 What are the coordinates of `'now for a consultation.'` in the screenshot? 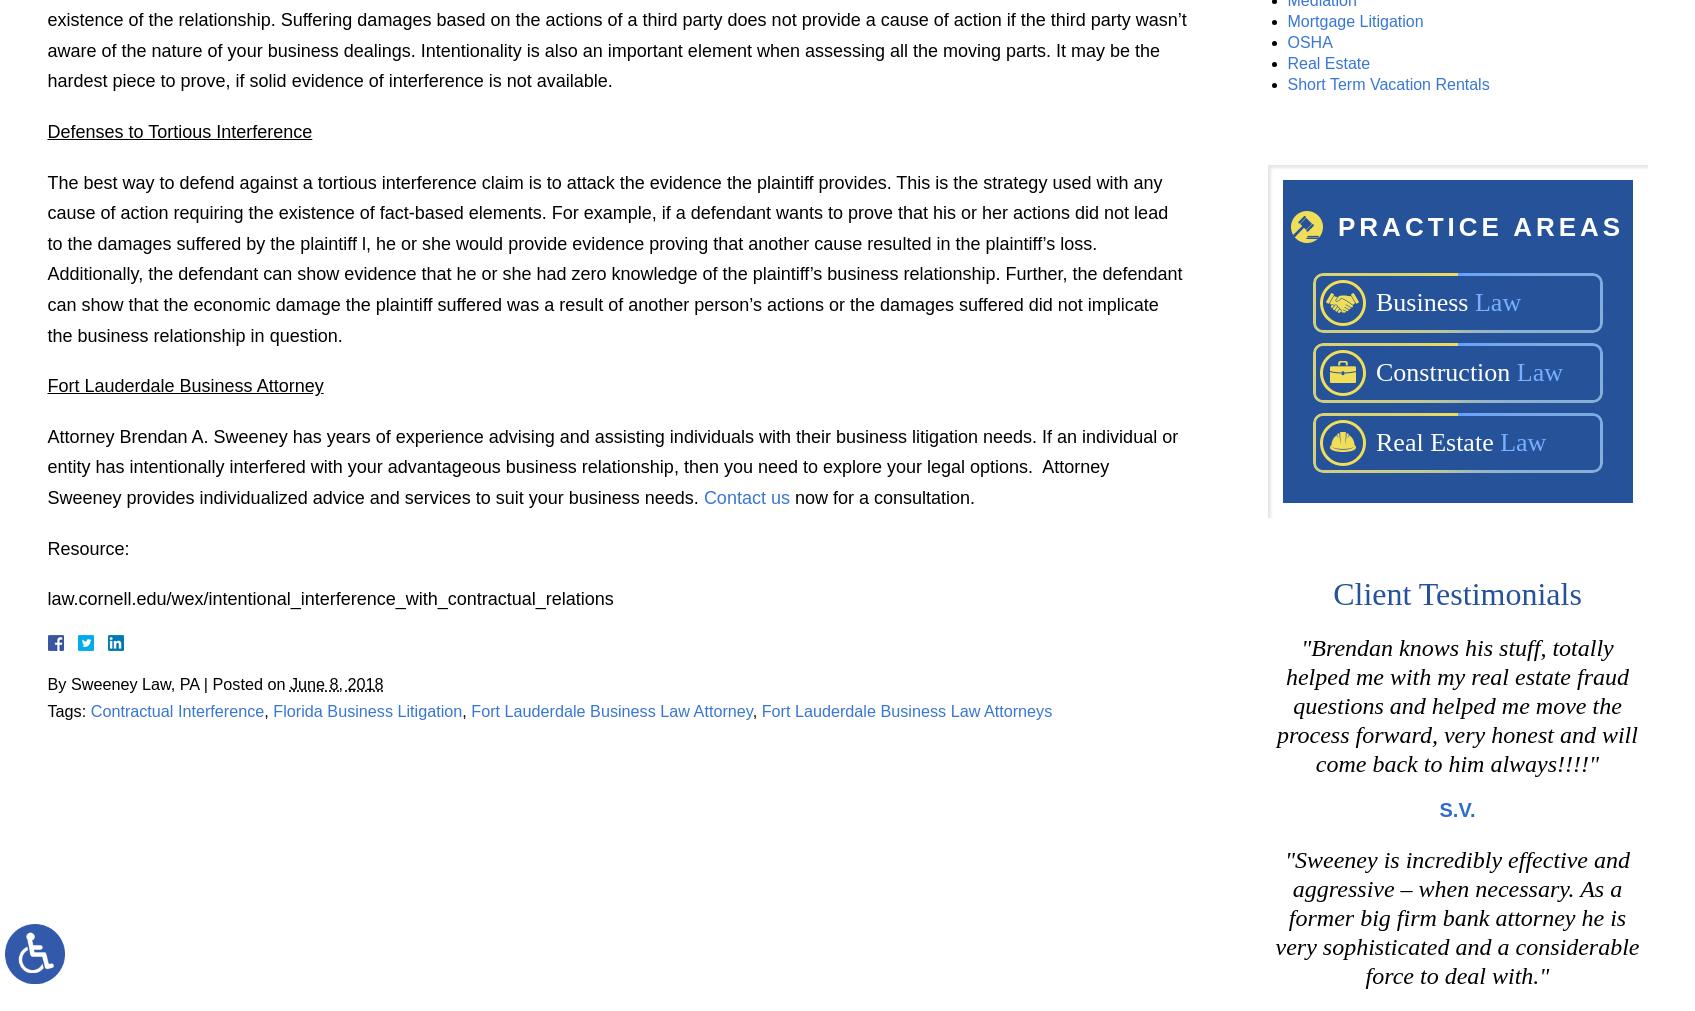 It's located at (881, 497).